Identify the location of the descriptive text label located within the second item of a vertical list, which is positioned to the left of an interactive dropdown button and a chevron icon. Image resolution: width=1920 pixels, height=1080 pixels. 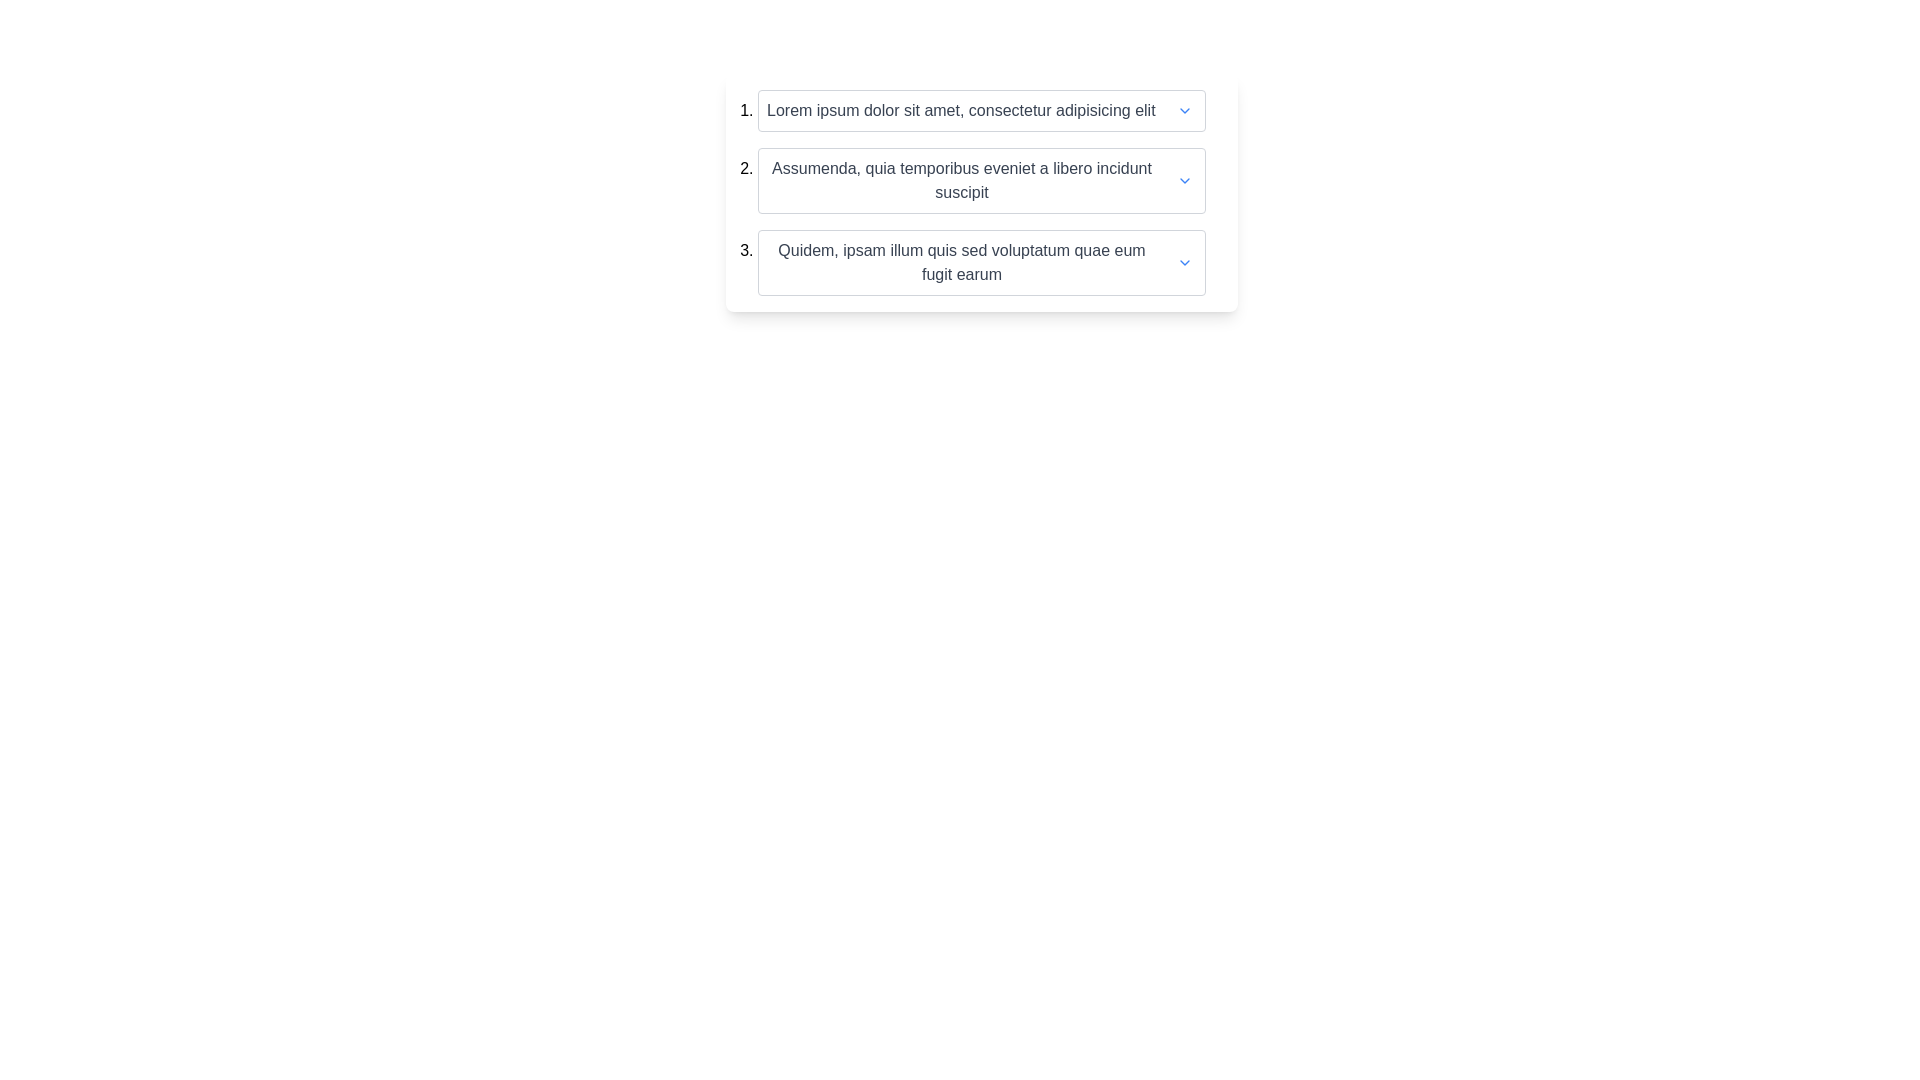
(961, 181).